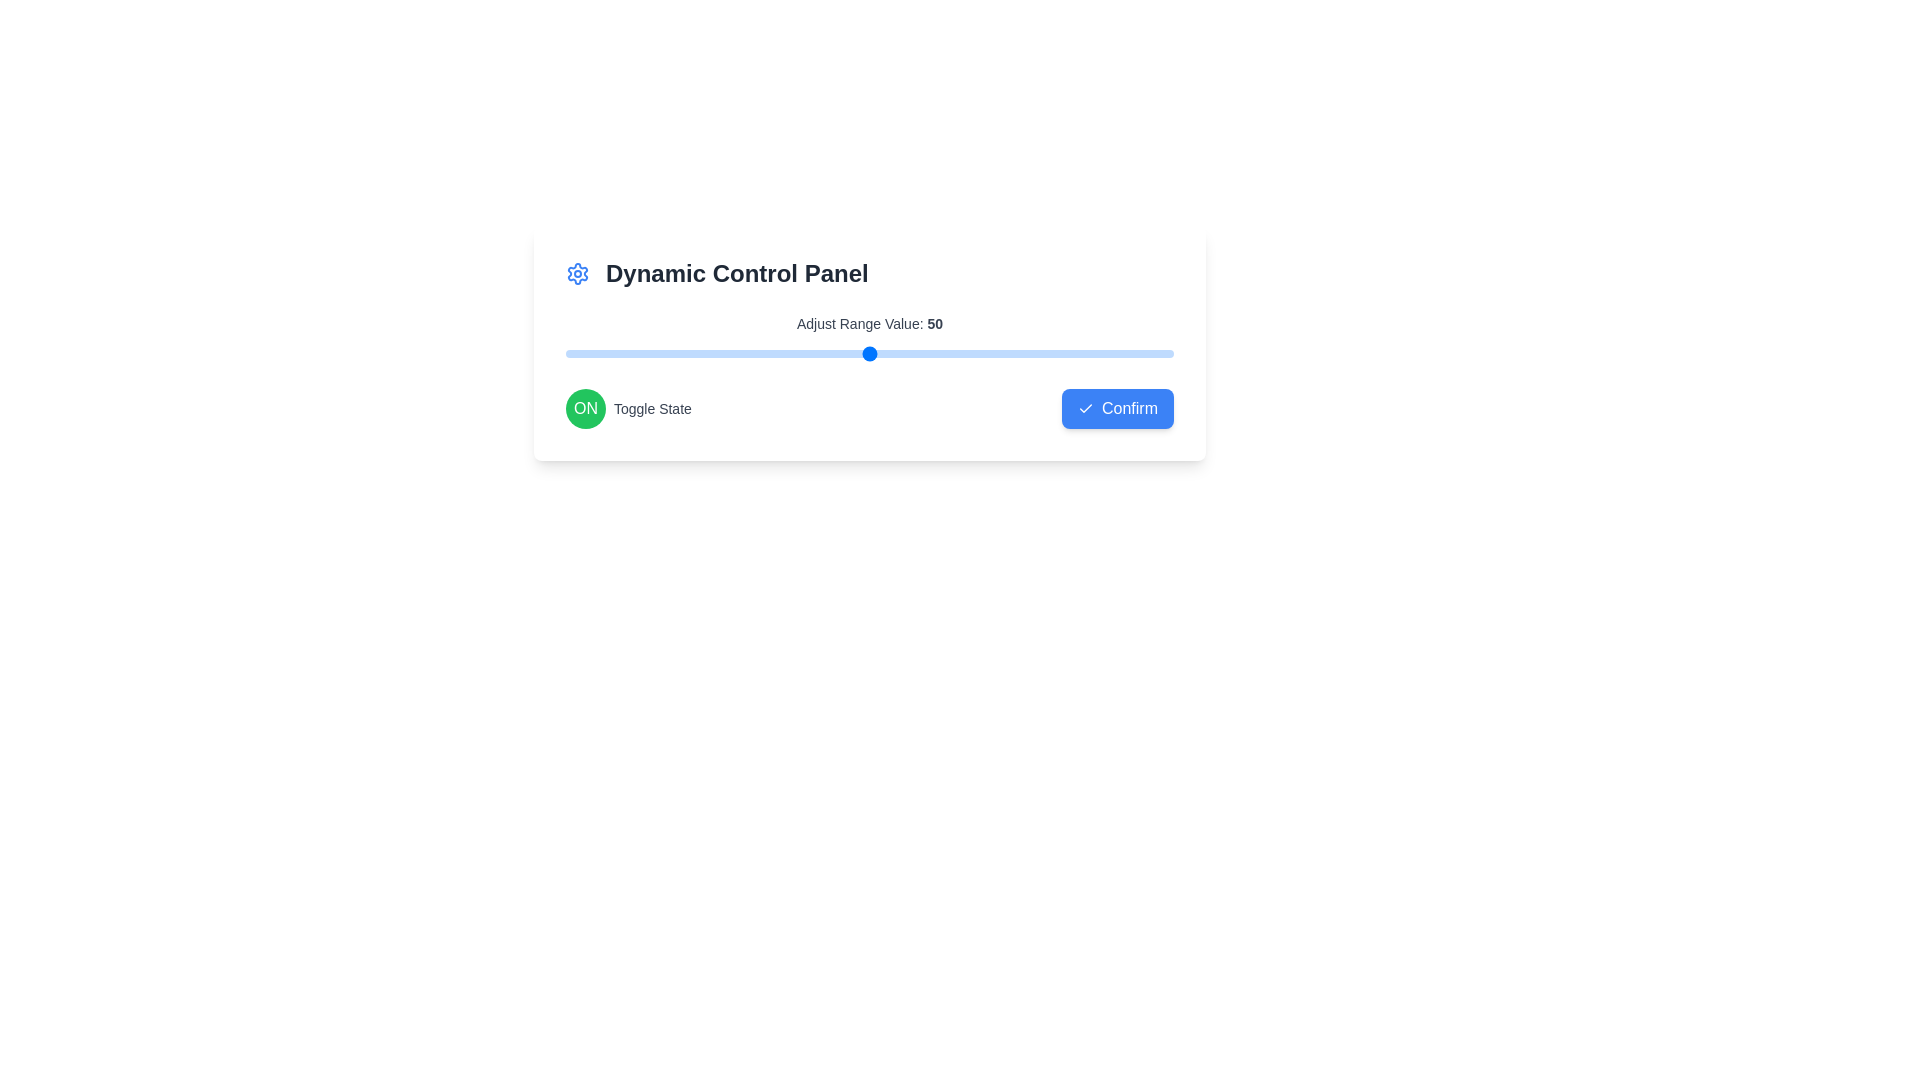 Image resolution: width=1920 pixels, height=1080 pixels. Describe the element at coordinates (869, 407) in the screenshot. I see `the 'Confirm' button in the Composite element of the 'Dynamic Control Panel'` at that location.